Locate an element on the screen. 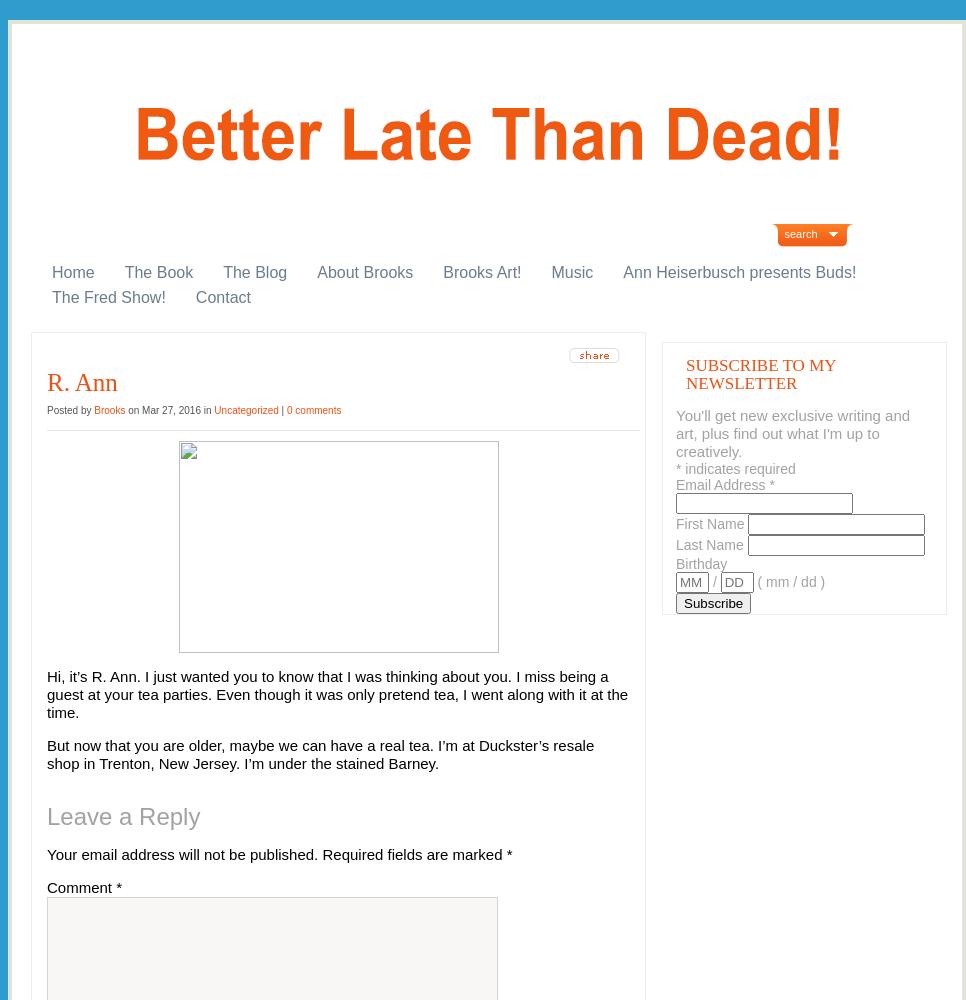  'search' is located at coordinates (800, 233).